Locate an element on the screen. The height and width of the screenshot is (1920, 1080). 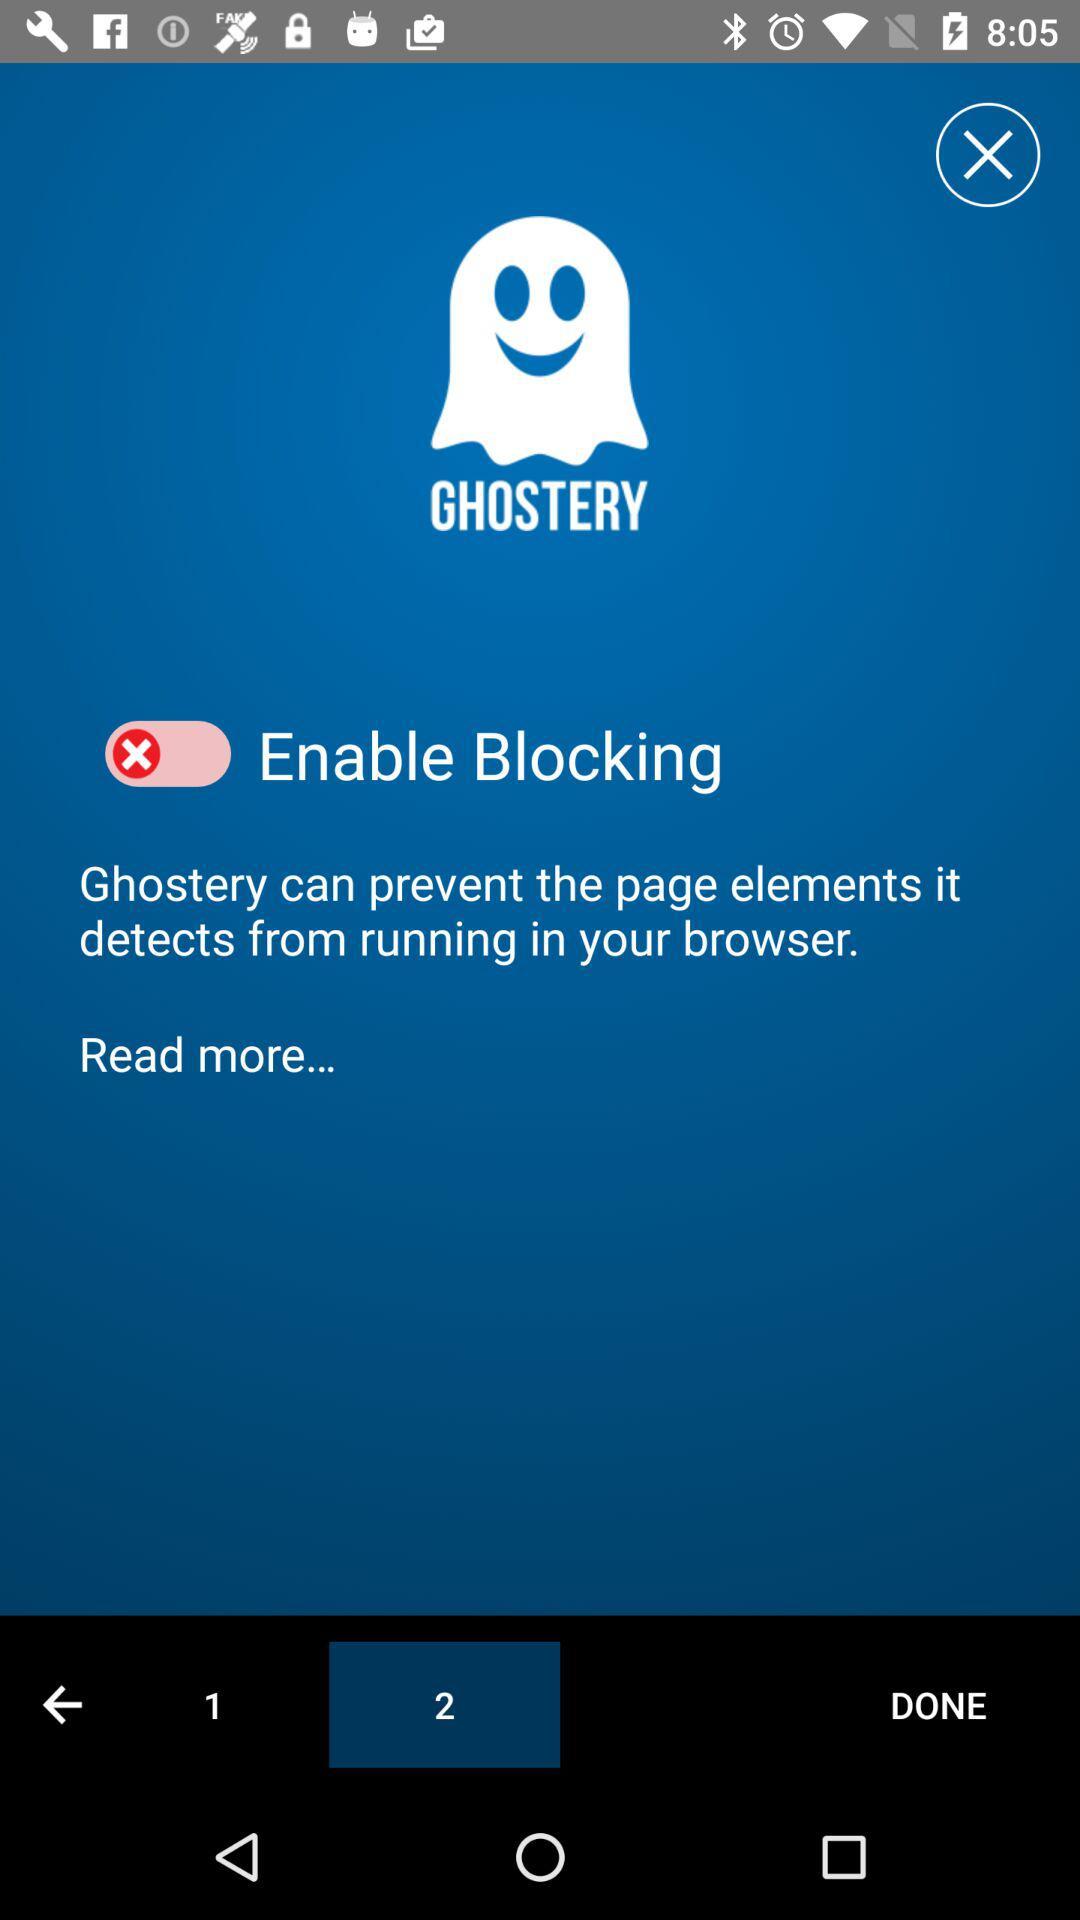
the enable blocking item is located at coordinates (628, 753).